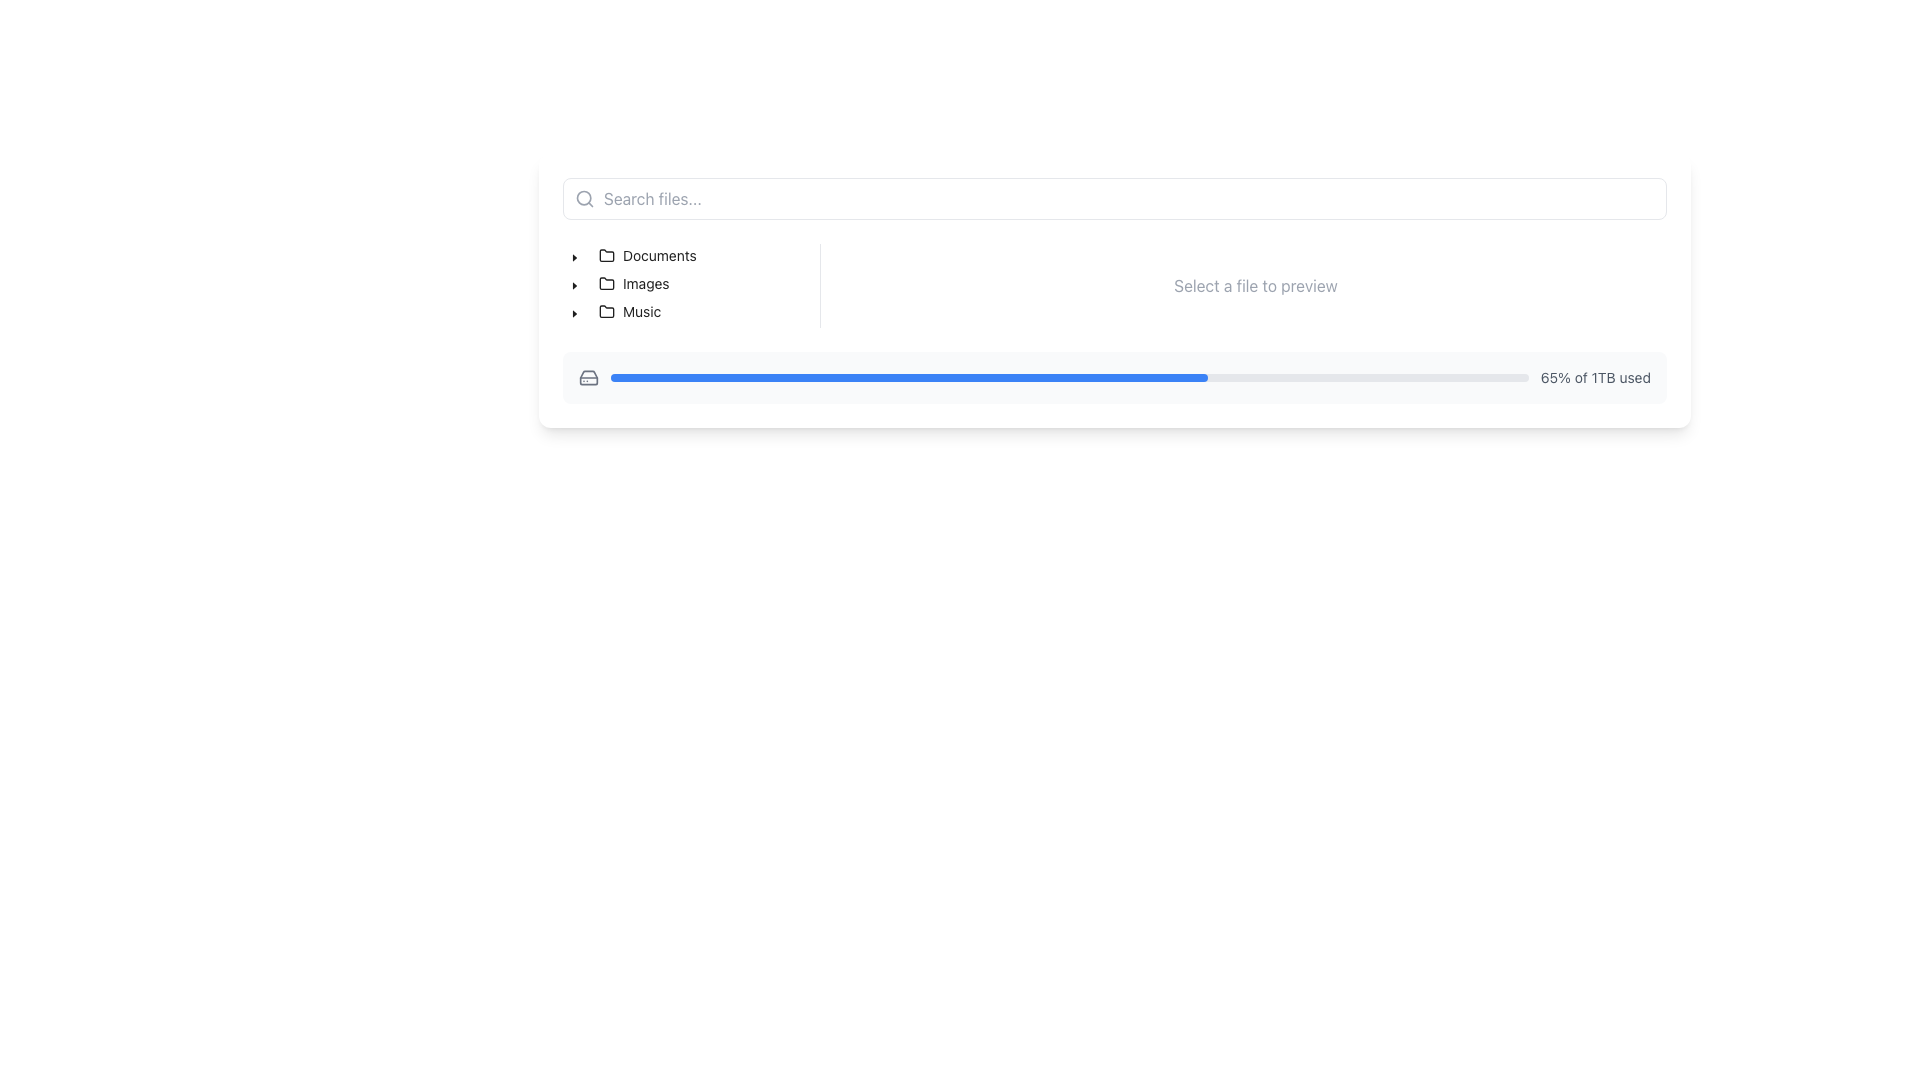  I want to click on the first folder item, so click(632, 254).